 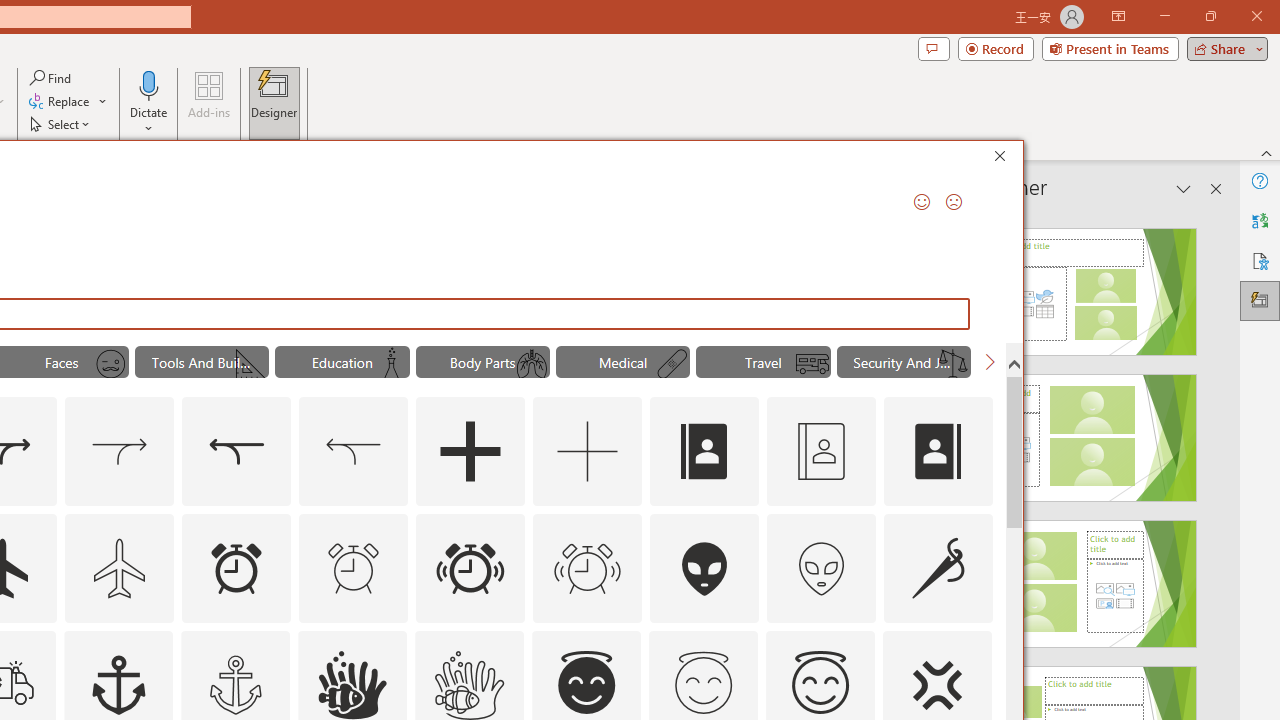 I want to click on 'AutomationID: Icons_MoustacheFace_M', so click(x=110, y=364).